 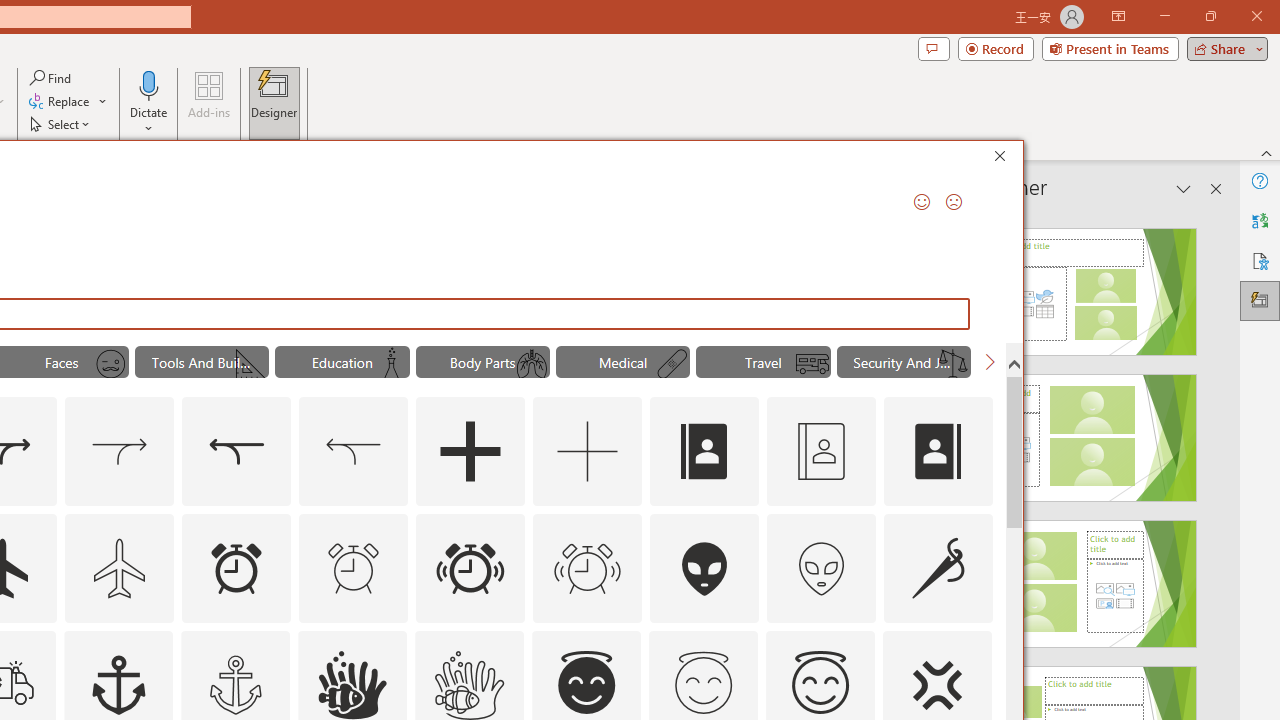 I want to click on 'AutomationID: Icons_MoustacheFace_M', so click(x=110, y=364).